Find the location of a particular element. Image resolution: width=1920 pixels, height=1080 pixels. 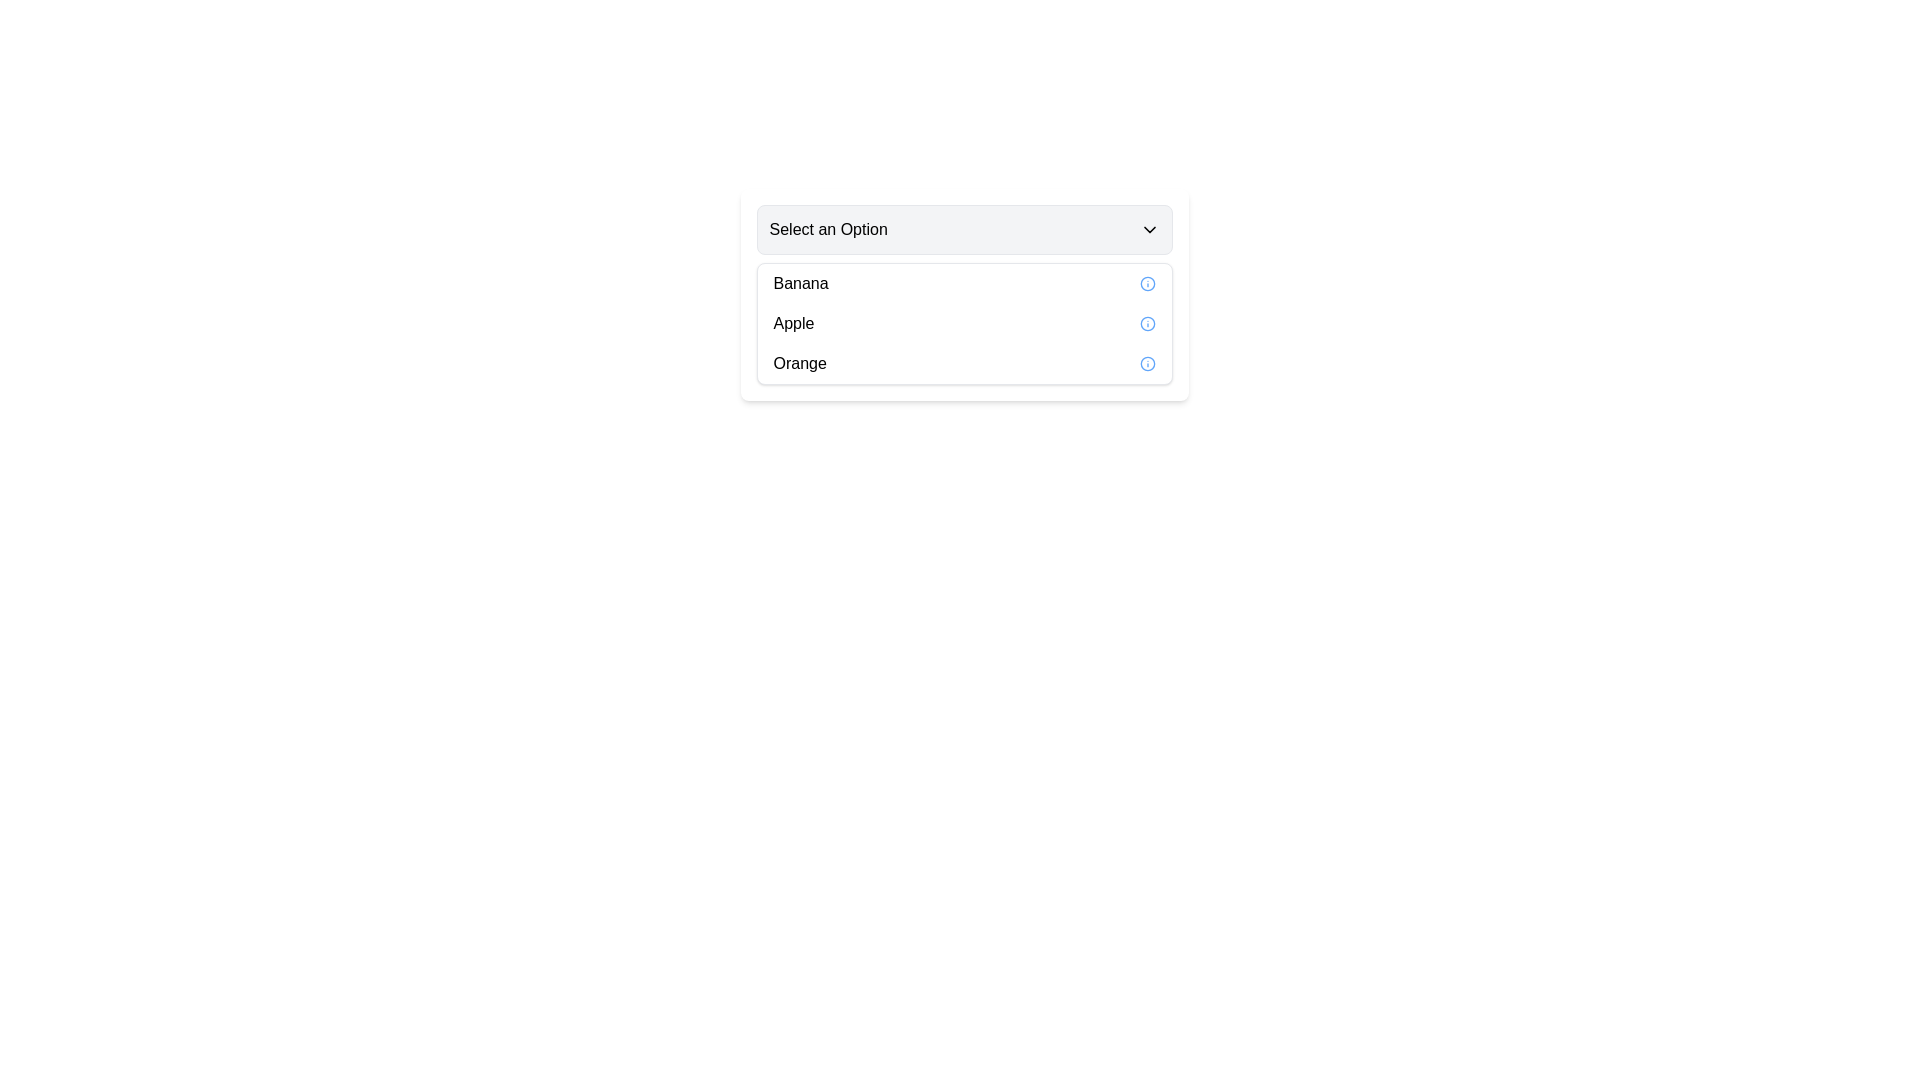

the 'Apple' option in the dropdown menu, which is the second option between 'Banana' and 'Orange' is located at coordinates (792, 323).